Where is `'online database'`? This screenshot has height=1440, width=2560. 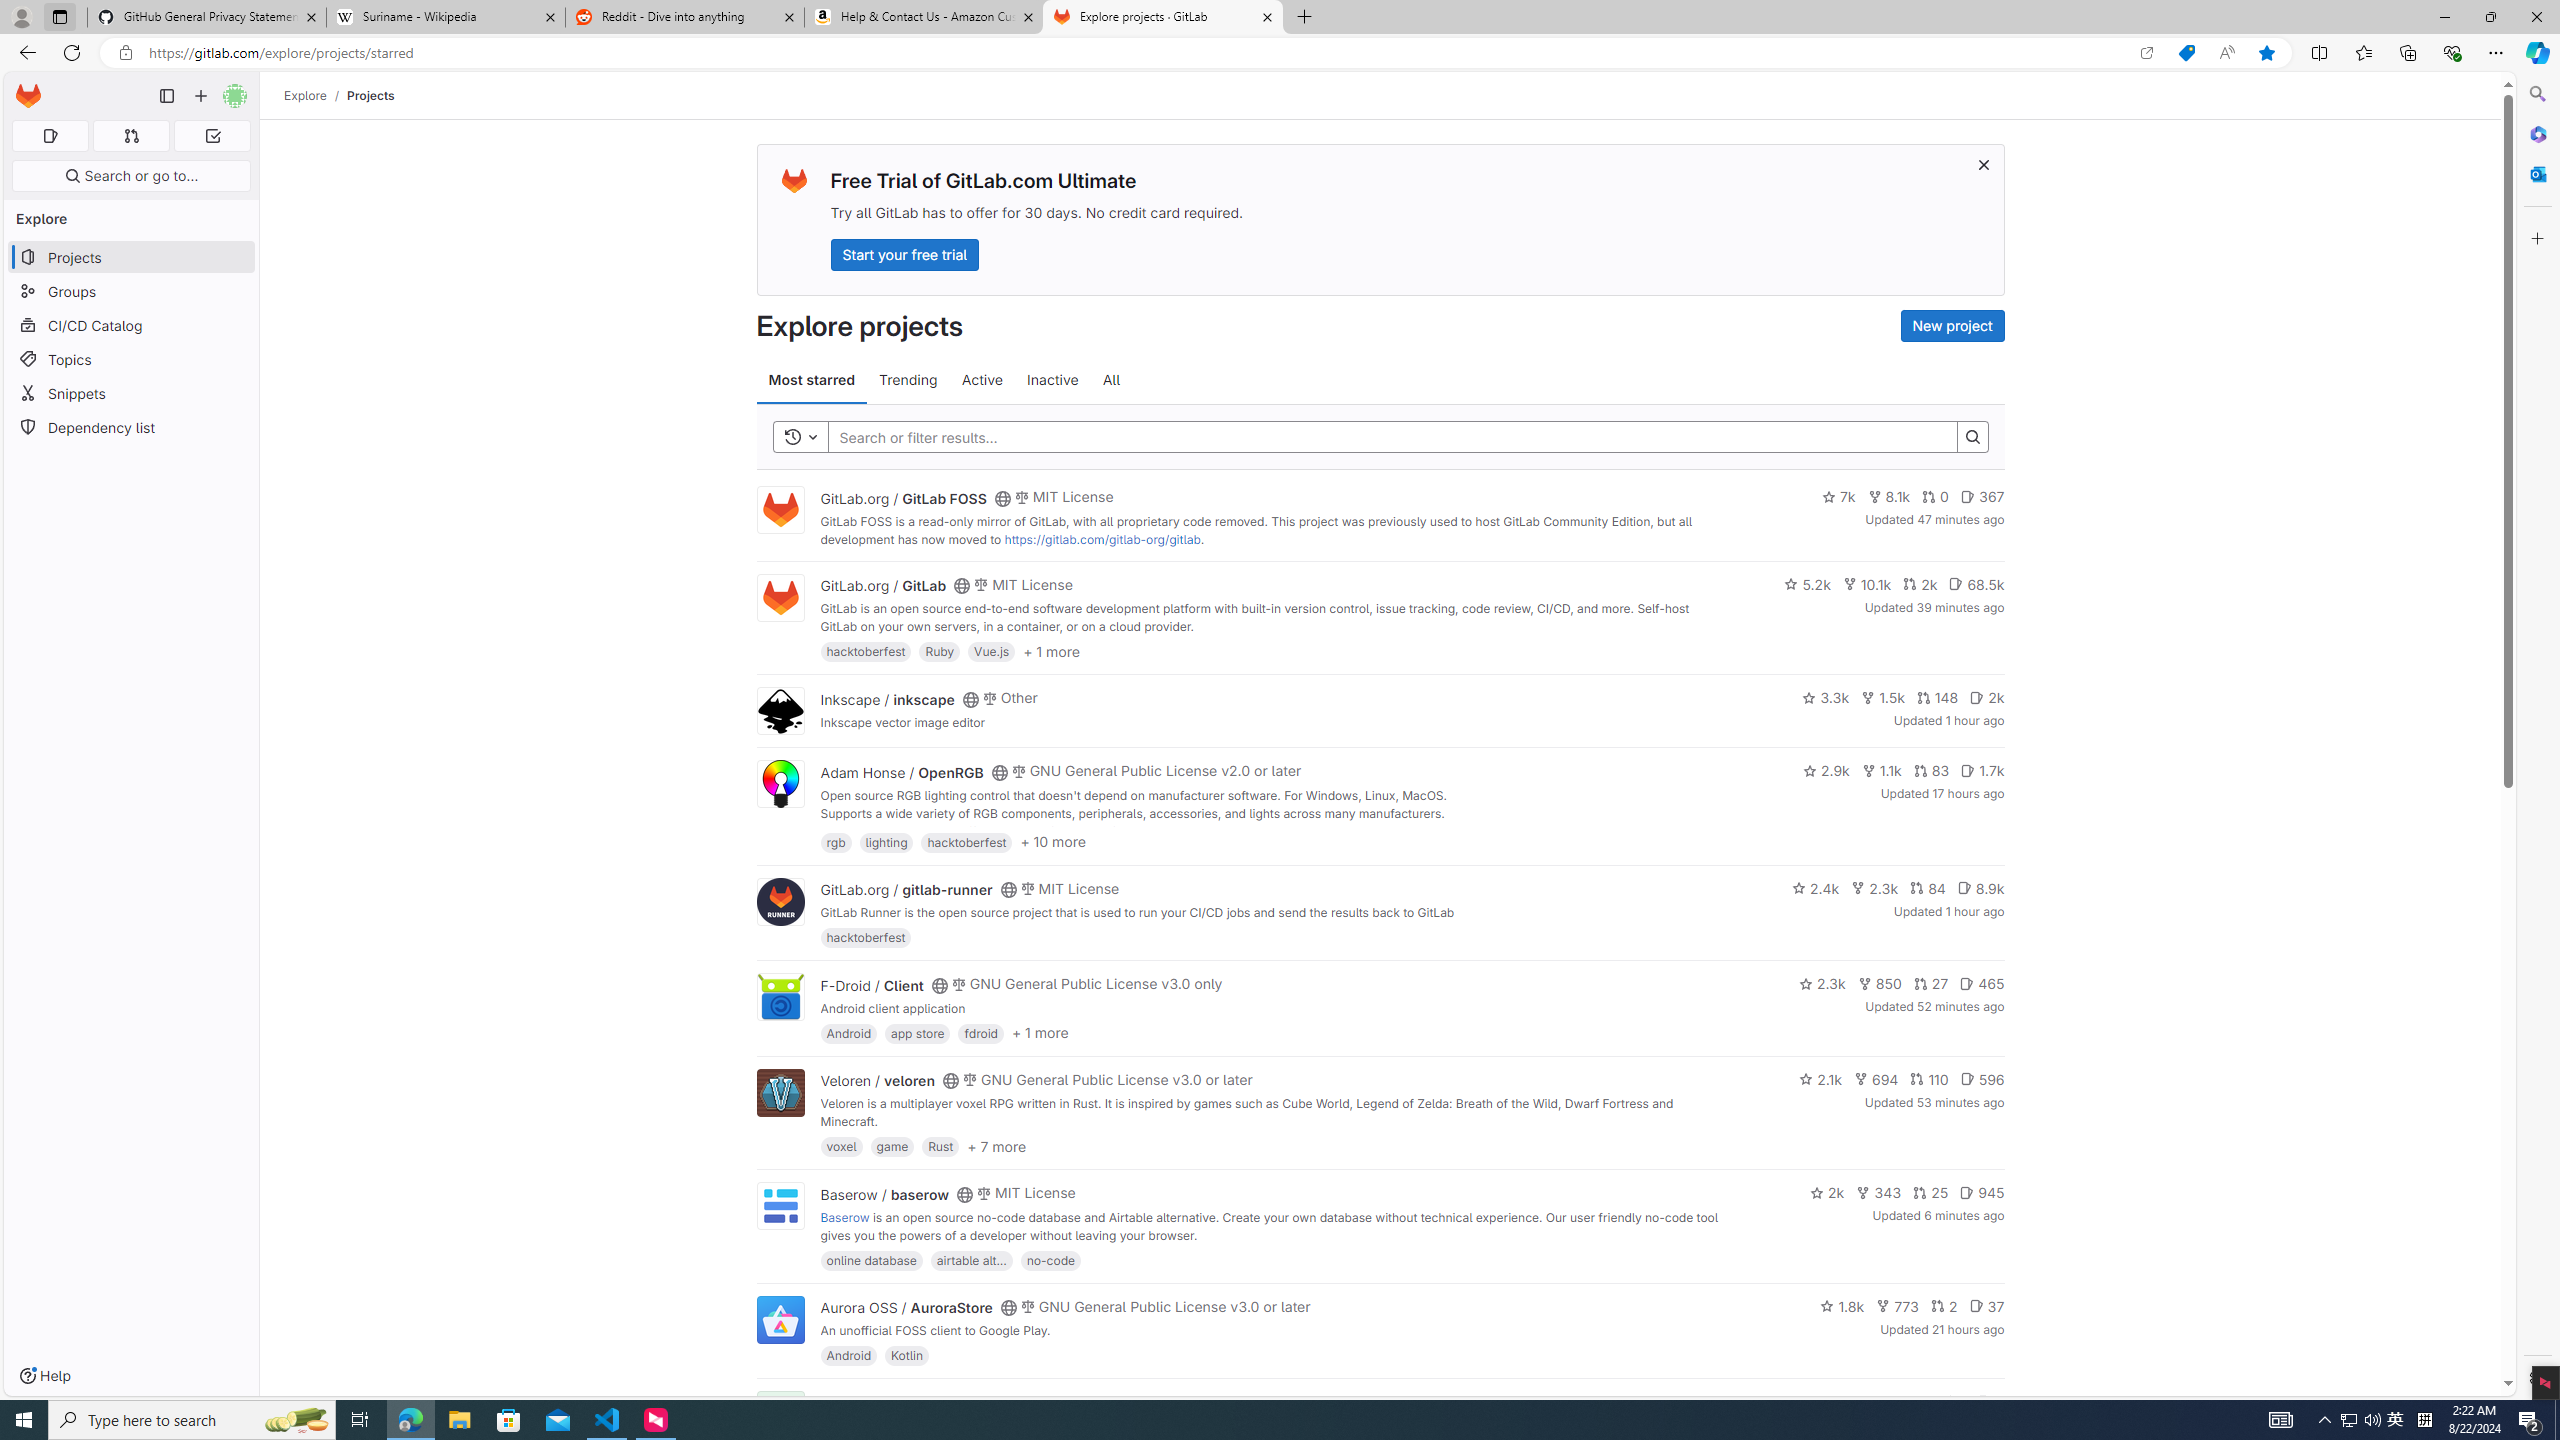
'online database' is located at coordinates (871, 1259).